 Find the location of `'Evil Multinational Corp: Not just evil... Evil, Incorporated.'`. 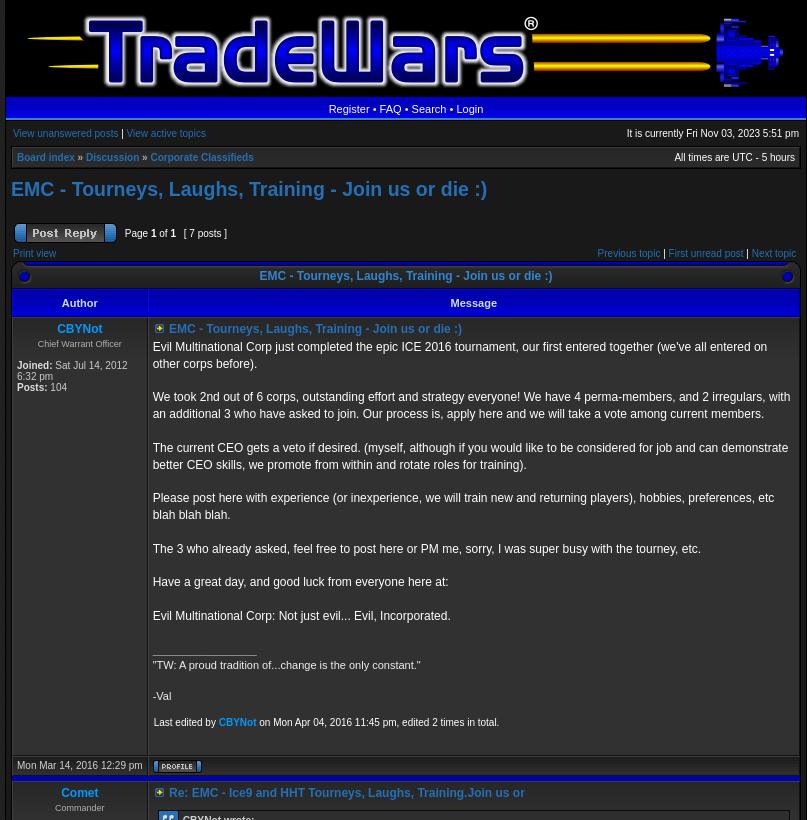

'Evil Multinational Corp: Not just evil... Evil, Incorporated.' is located at coordinates (151, 615).